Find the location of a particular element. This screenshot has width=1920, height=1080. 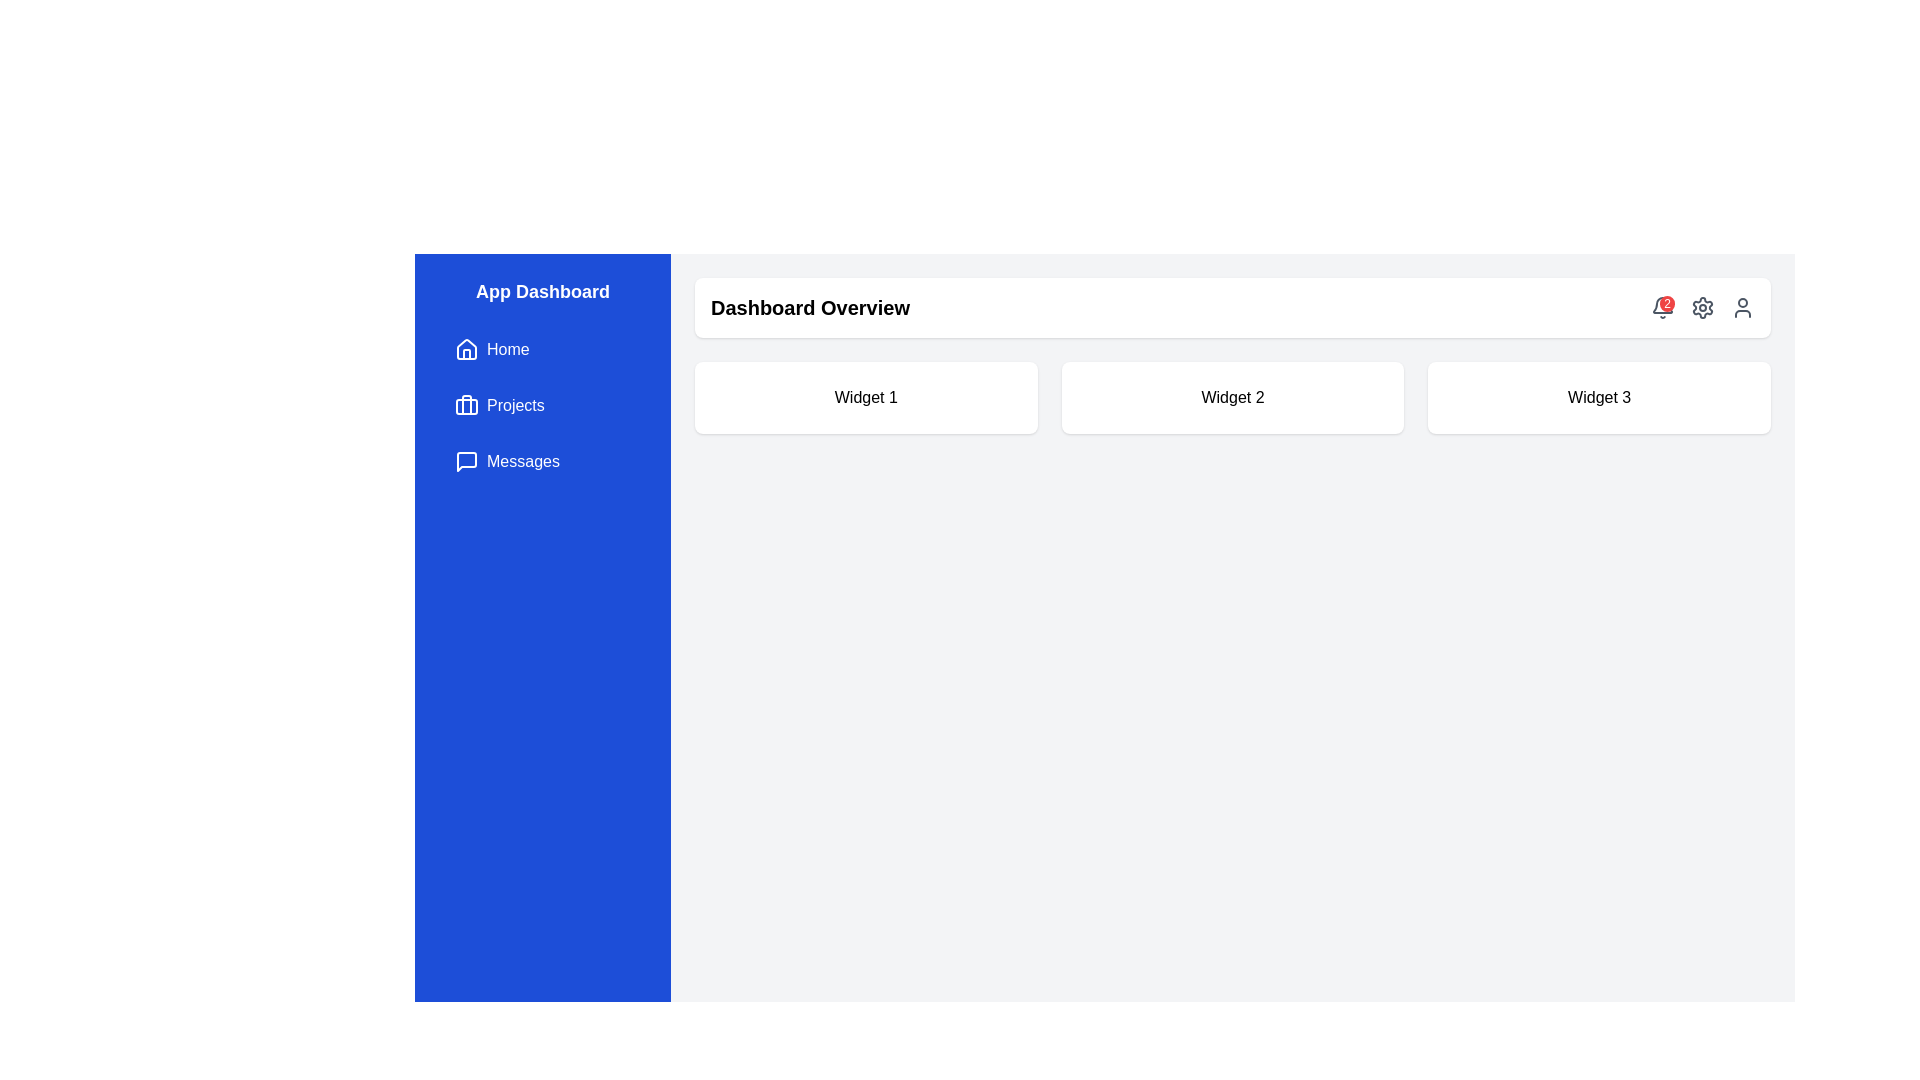

the 'Messages' navigation button located in the sidebar, which is the third item in a vertical list is located at coordinates (507, 462).